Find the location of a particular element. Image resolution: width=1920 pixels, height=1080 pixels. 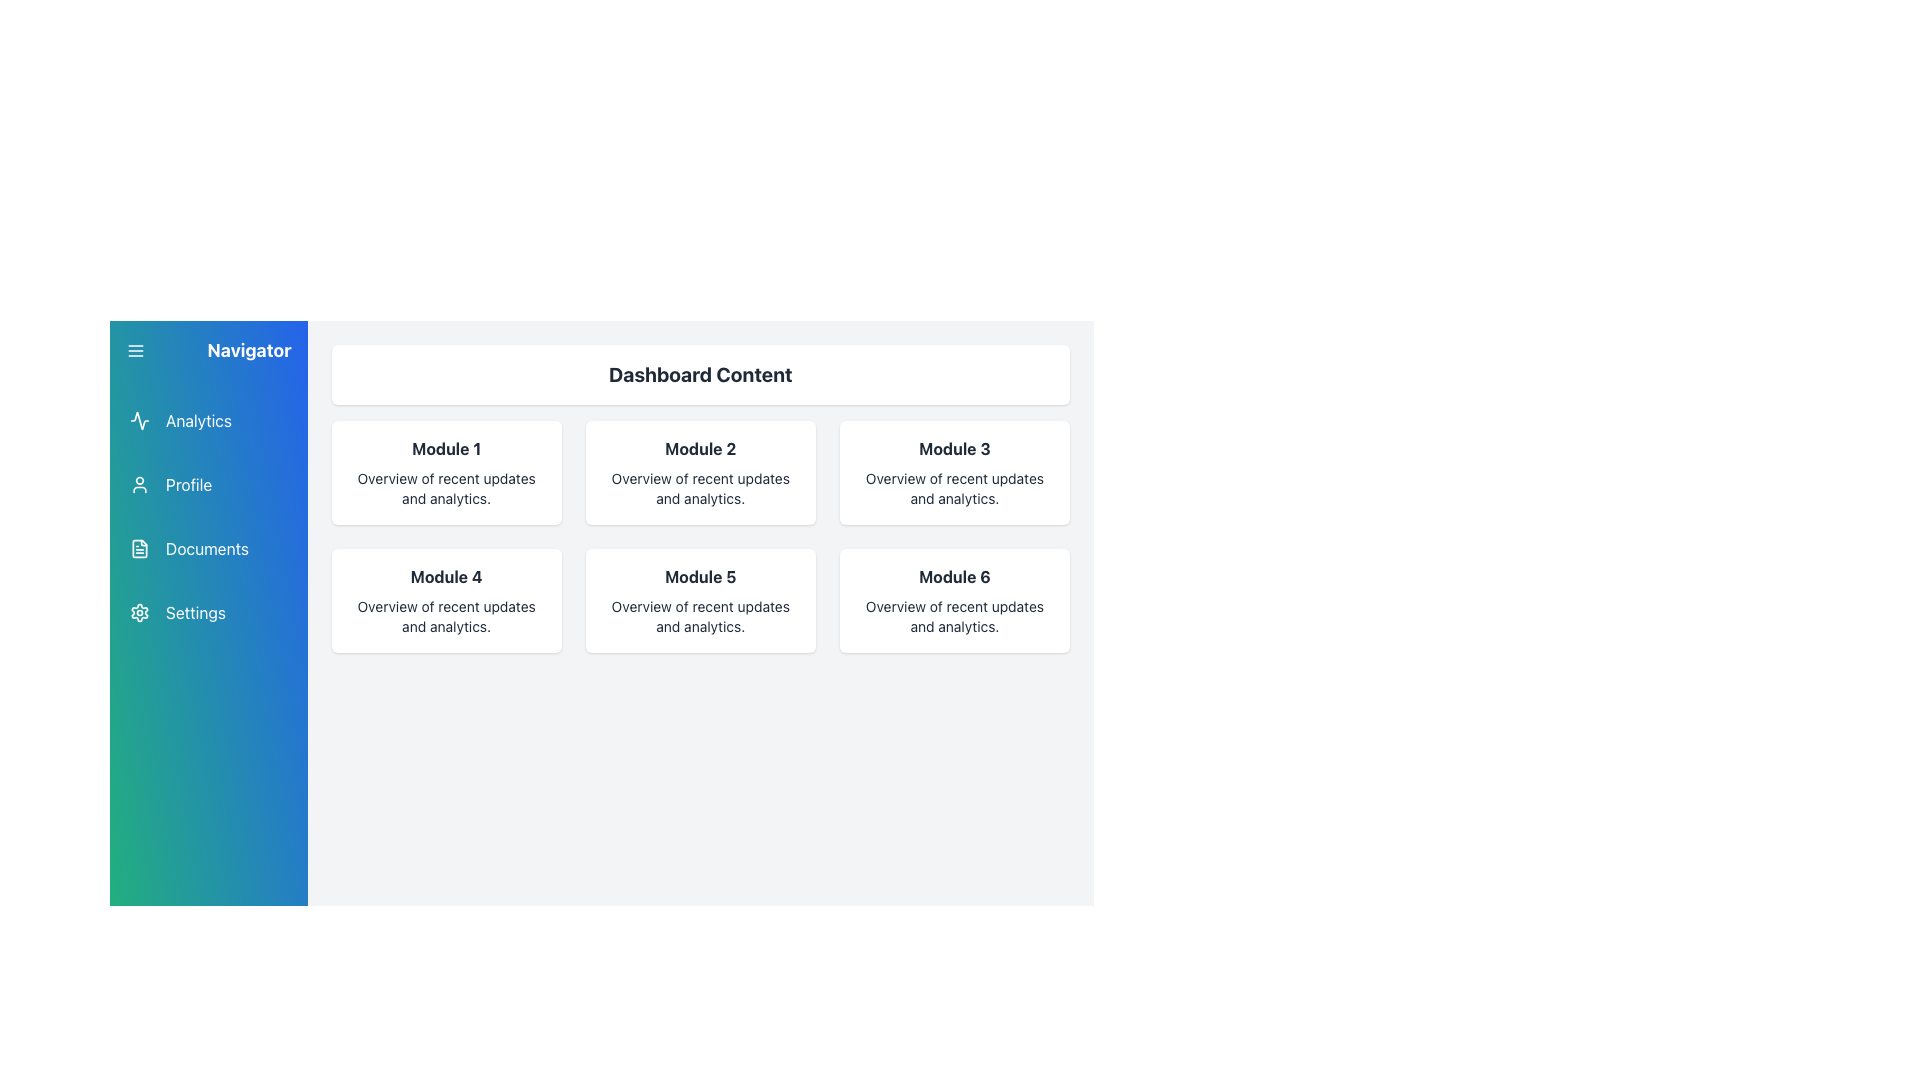

the gear icon located in the left sidebar under the 'Settings' menu option for interaction is located at coordinates (138, 612).